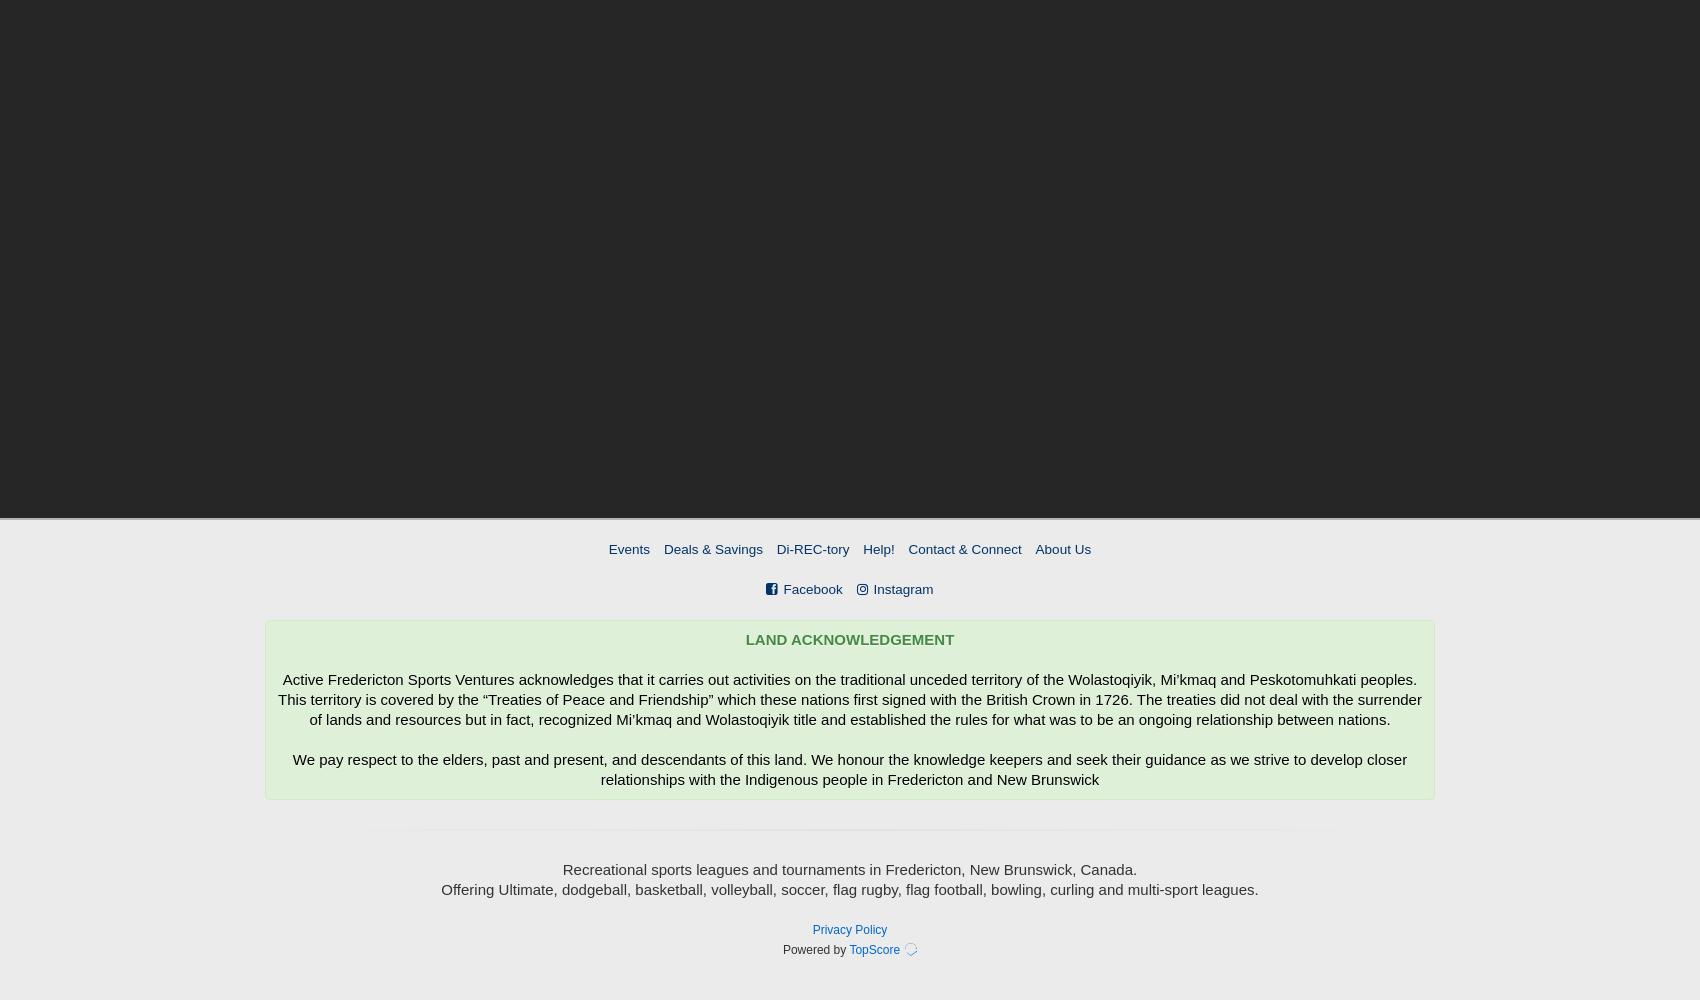 The width and height of the screenshot is (1700, 1000). Describe the element at coordinates (903, 588) in the screenshot. I see `'Instagram'` at that location.